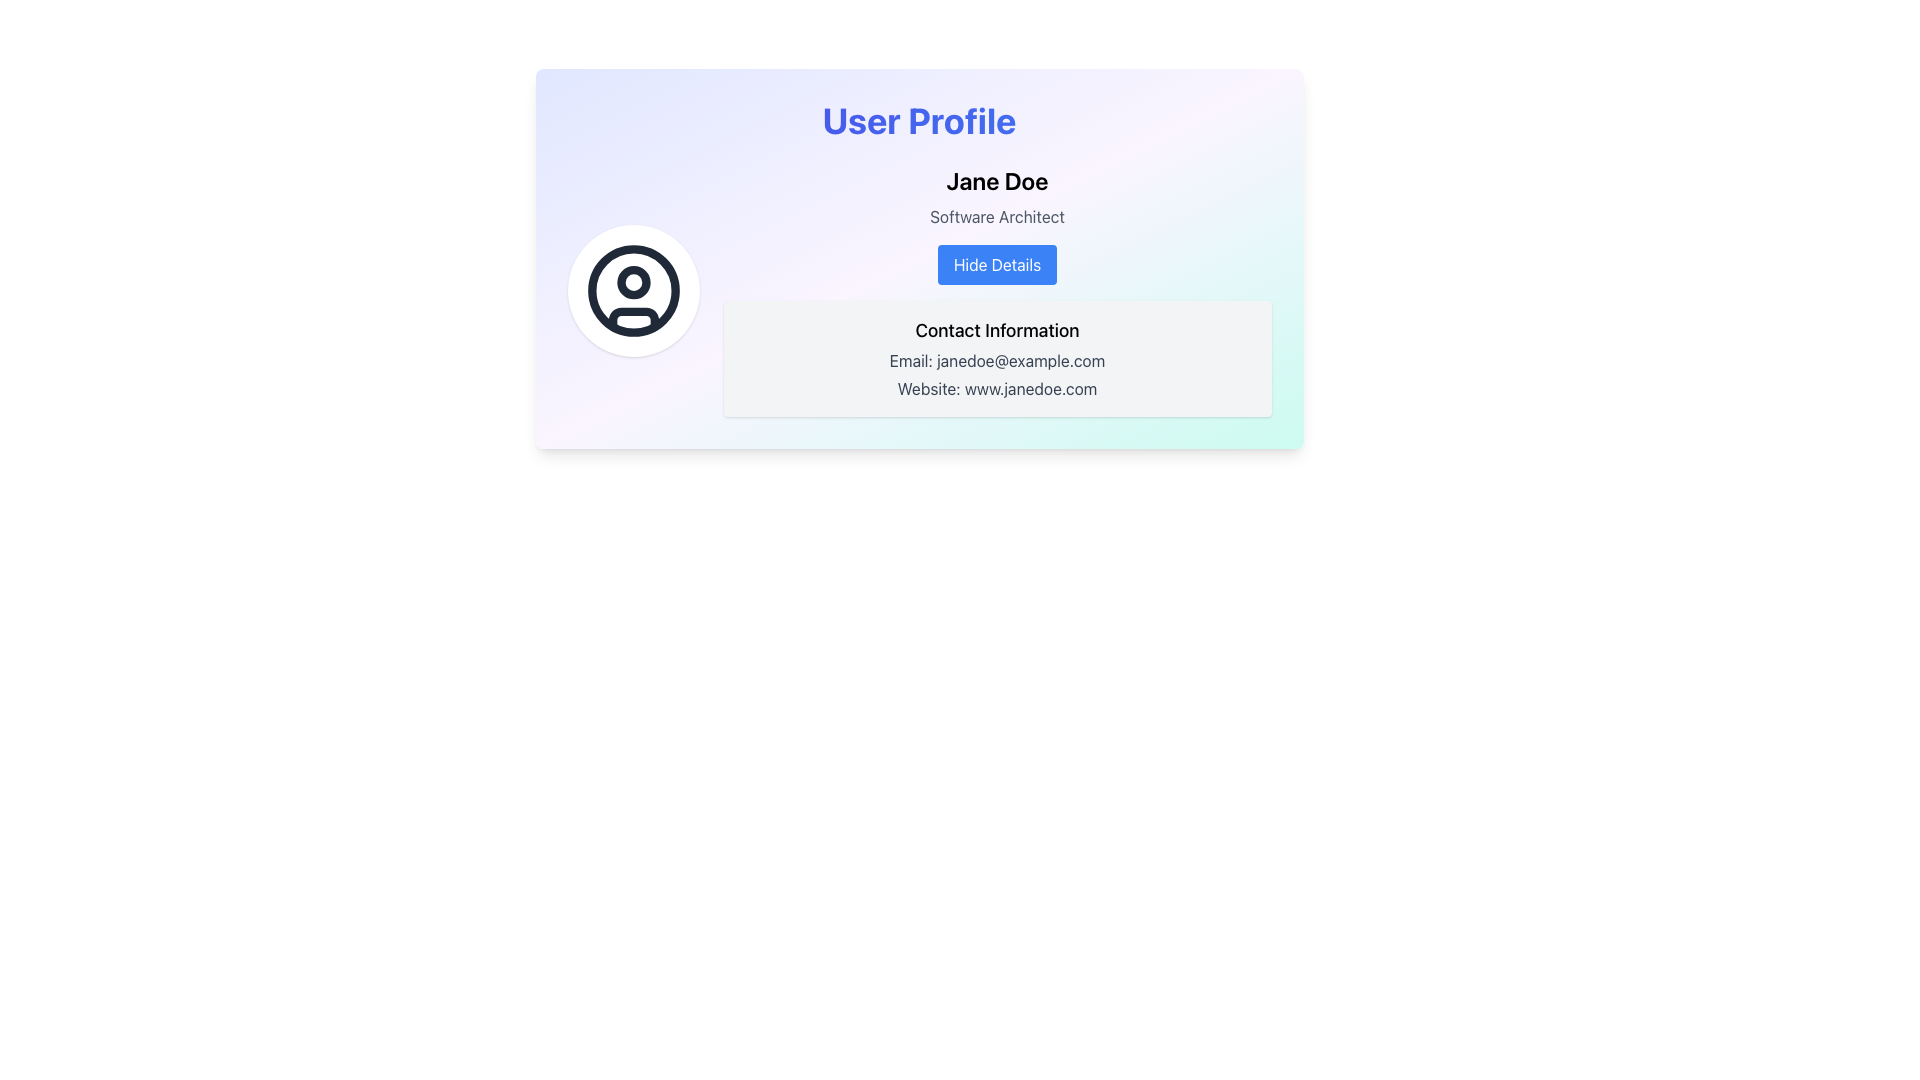 The width and height of the screenshot is (1920, 1080). What do you see at coordinates (997, 264) in the screenshot?
I see `the blue button labeled 'Hide Details' with rounded corners, located between the title 'Software Architect' and the 'Contact Information' section, to hide details` at bounding box center [997, 264].